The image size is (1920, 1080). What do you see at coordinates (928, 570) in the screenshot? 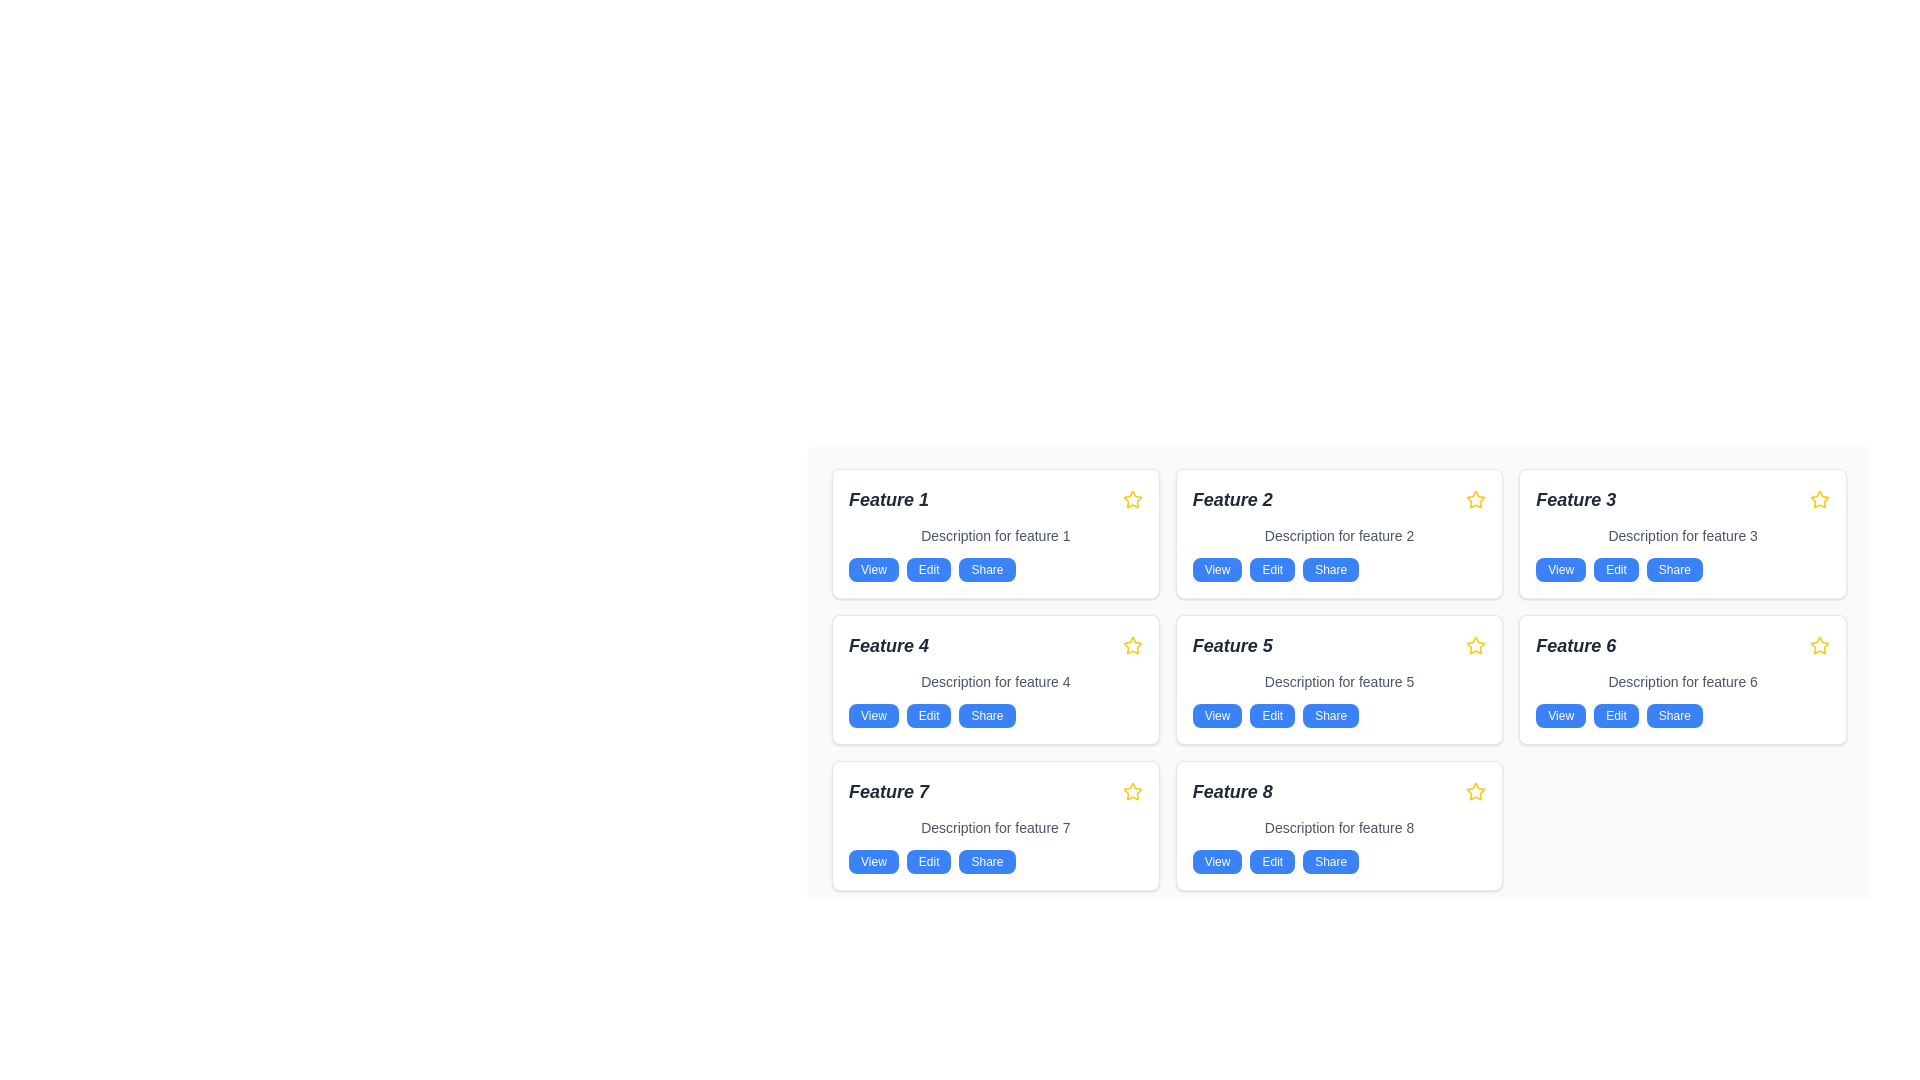
I see `the blue button labeled 'Edit'` at bounding box center [928, 570].